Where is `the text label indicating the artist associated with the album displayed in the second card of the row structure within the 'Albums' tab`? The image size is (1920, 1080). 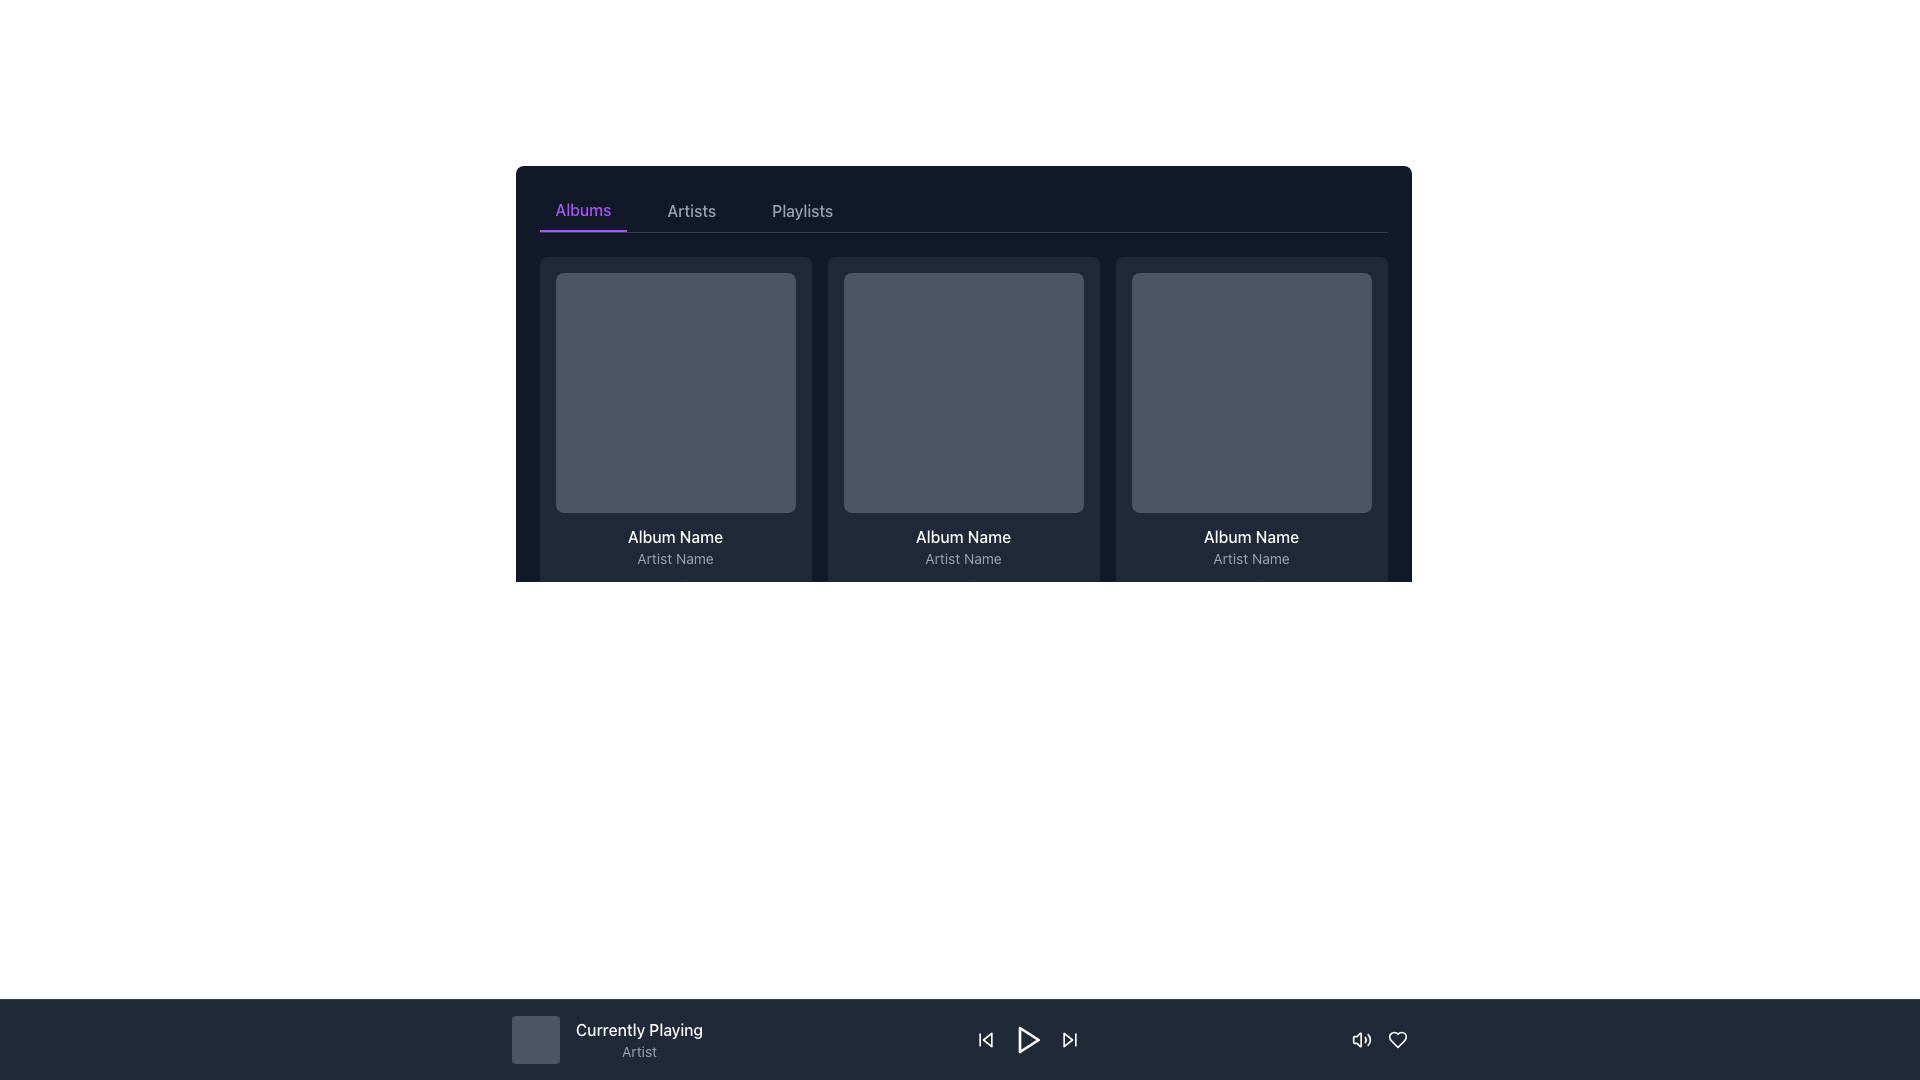
the text label indicating the artist associated with the album displayed in the second card of the row structure within the 'Albums' tab is located at coordinates (963, 559).